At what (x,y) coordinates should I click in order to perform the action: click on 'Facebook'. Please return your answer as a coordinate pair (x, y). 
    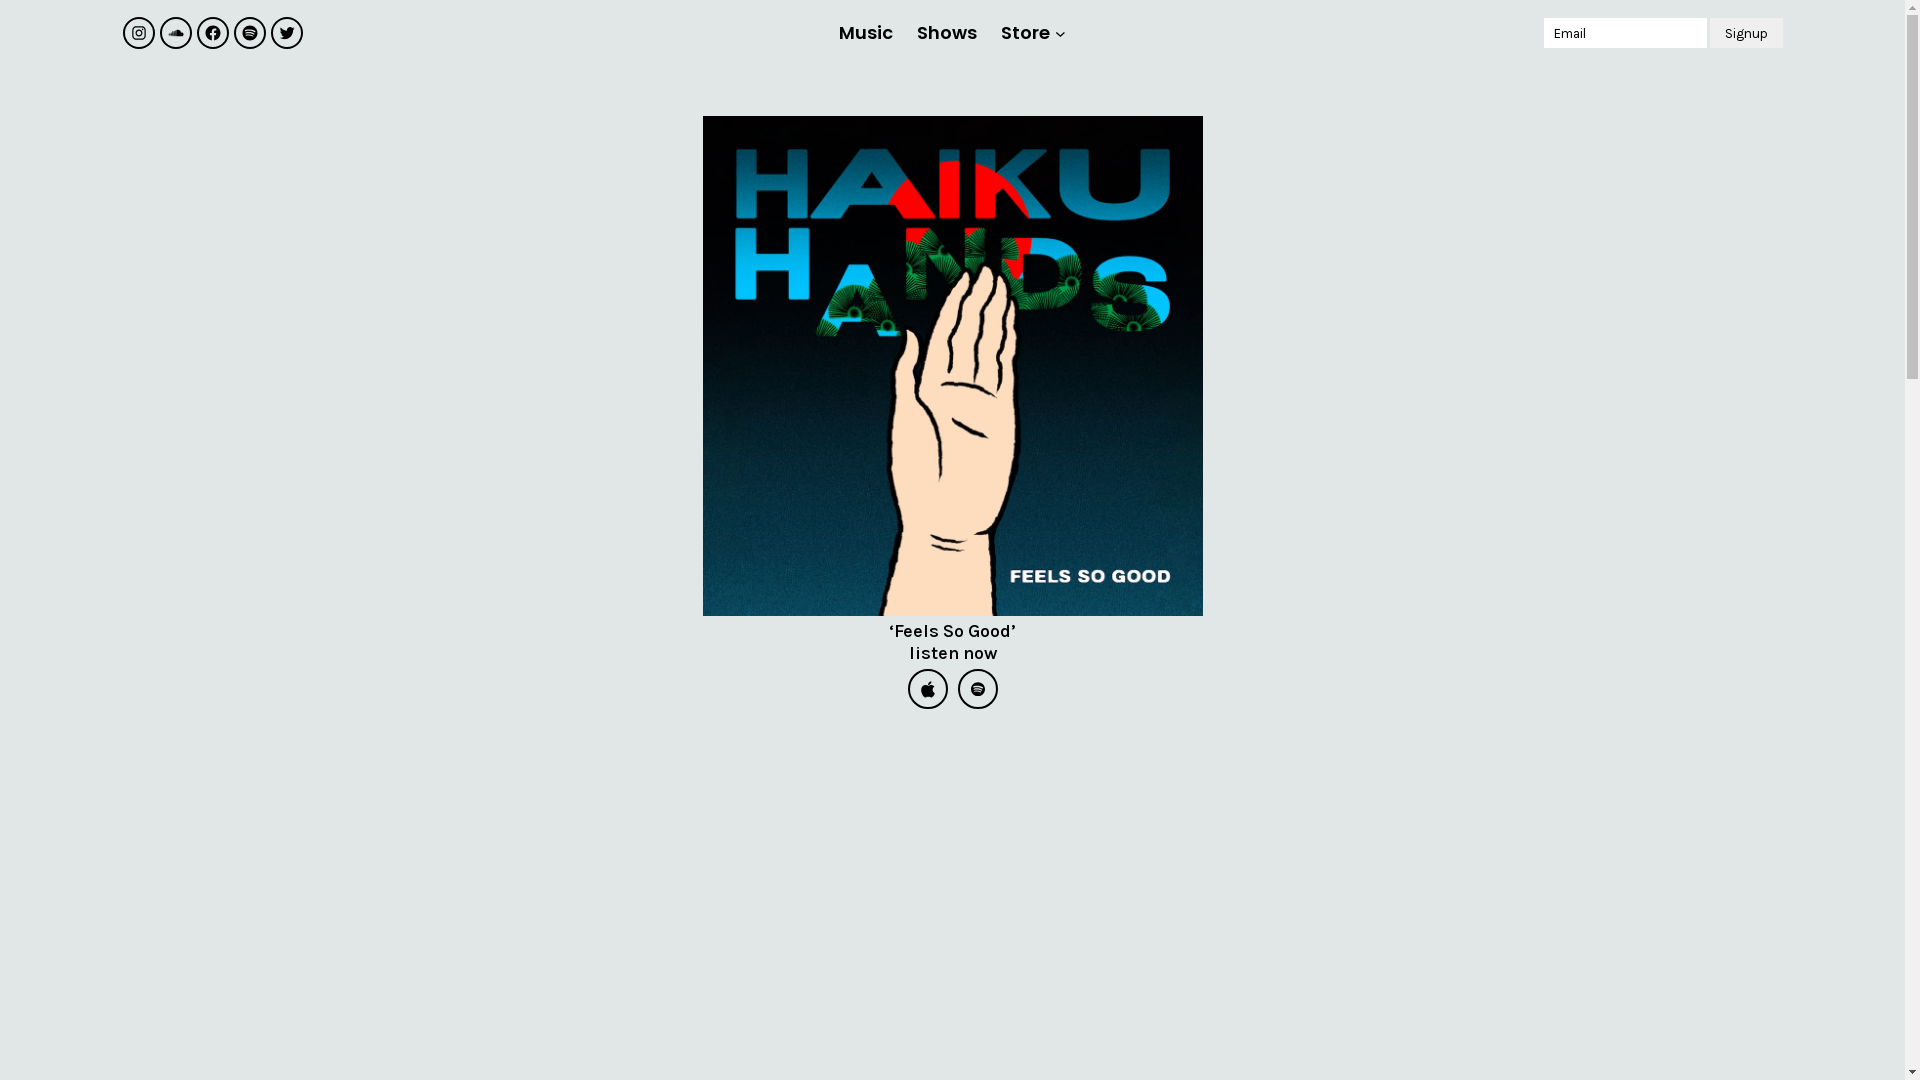
    Looking at the image, I should click on (211, 33).